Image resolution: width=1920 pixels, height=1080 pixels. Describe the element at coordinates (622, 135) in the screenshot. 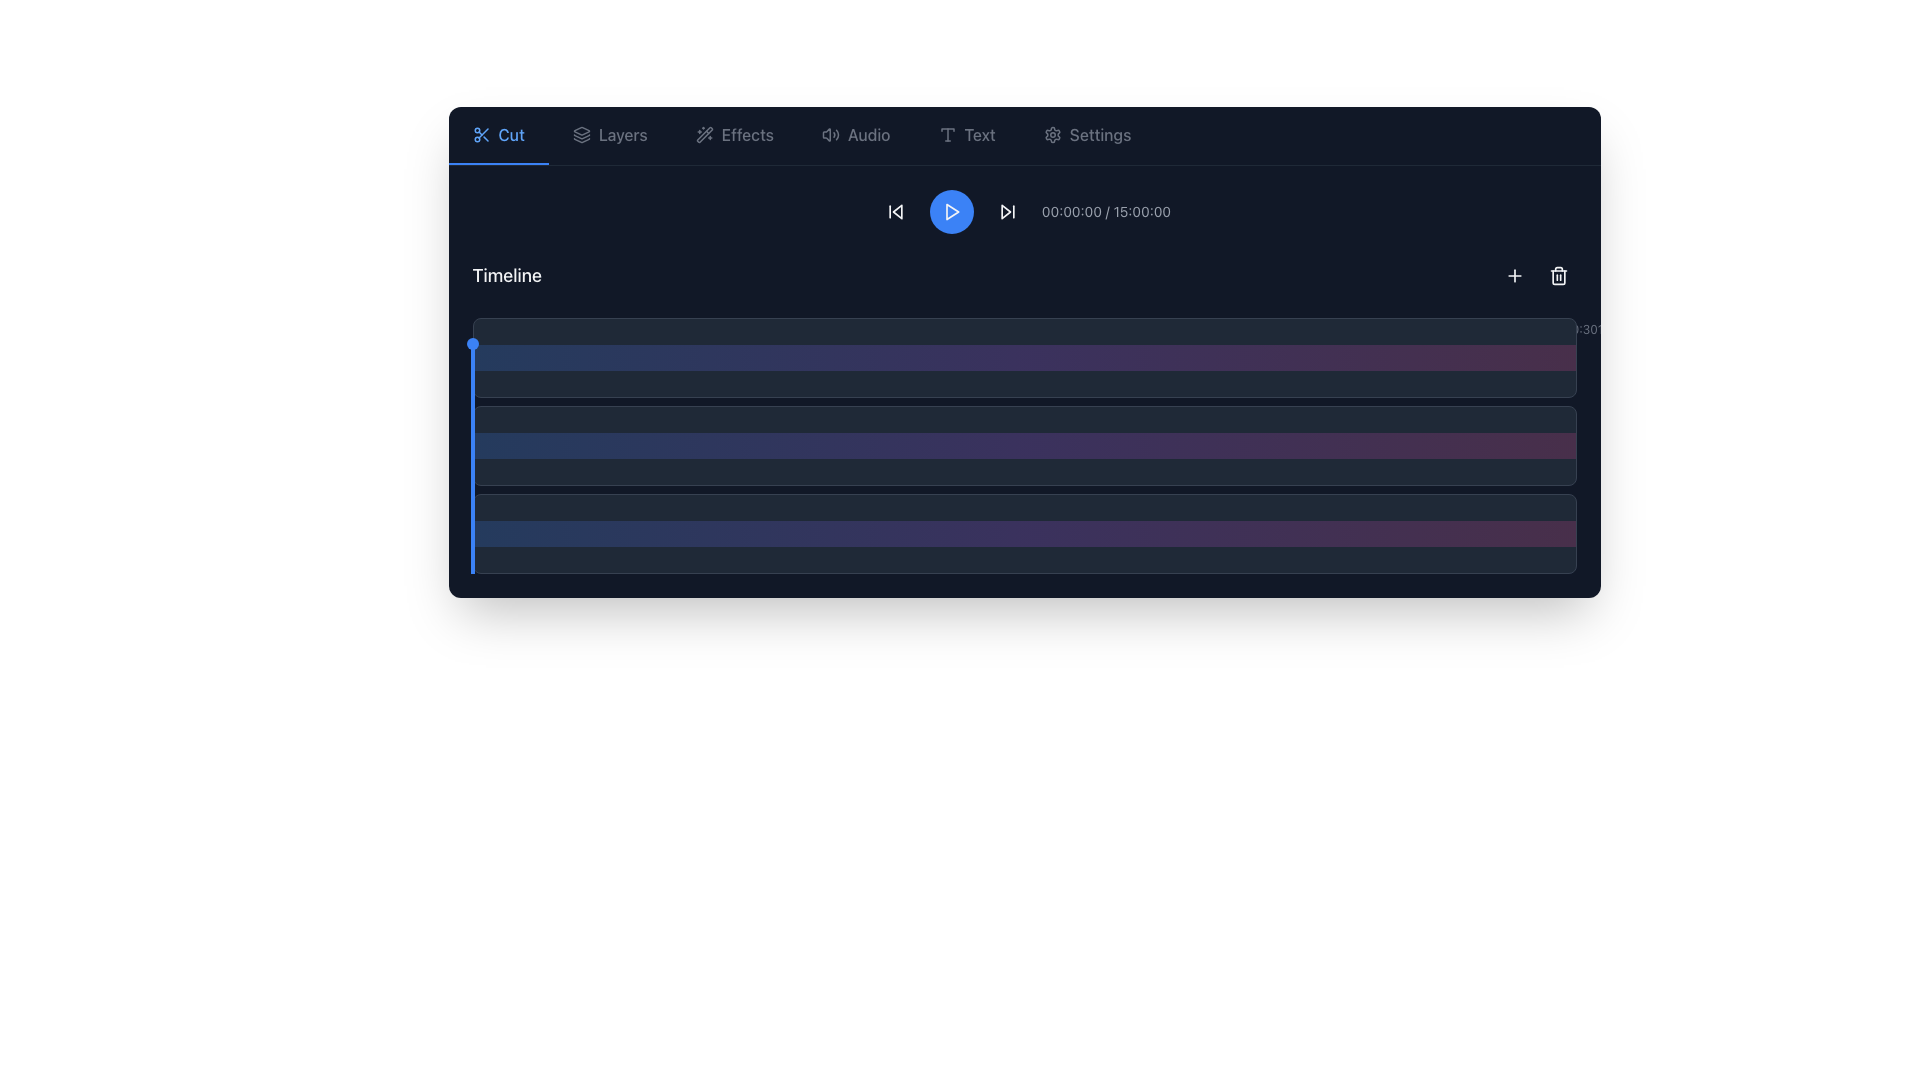

I see `the text label displaying 'Layers', which is styled in gray and located in the top navigation bar between the 'Cut' and 'Effects' elements` at that location.